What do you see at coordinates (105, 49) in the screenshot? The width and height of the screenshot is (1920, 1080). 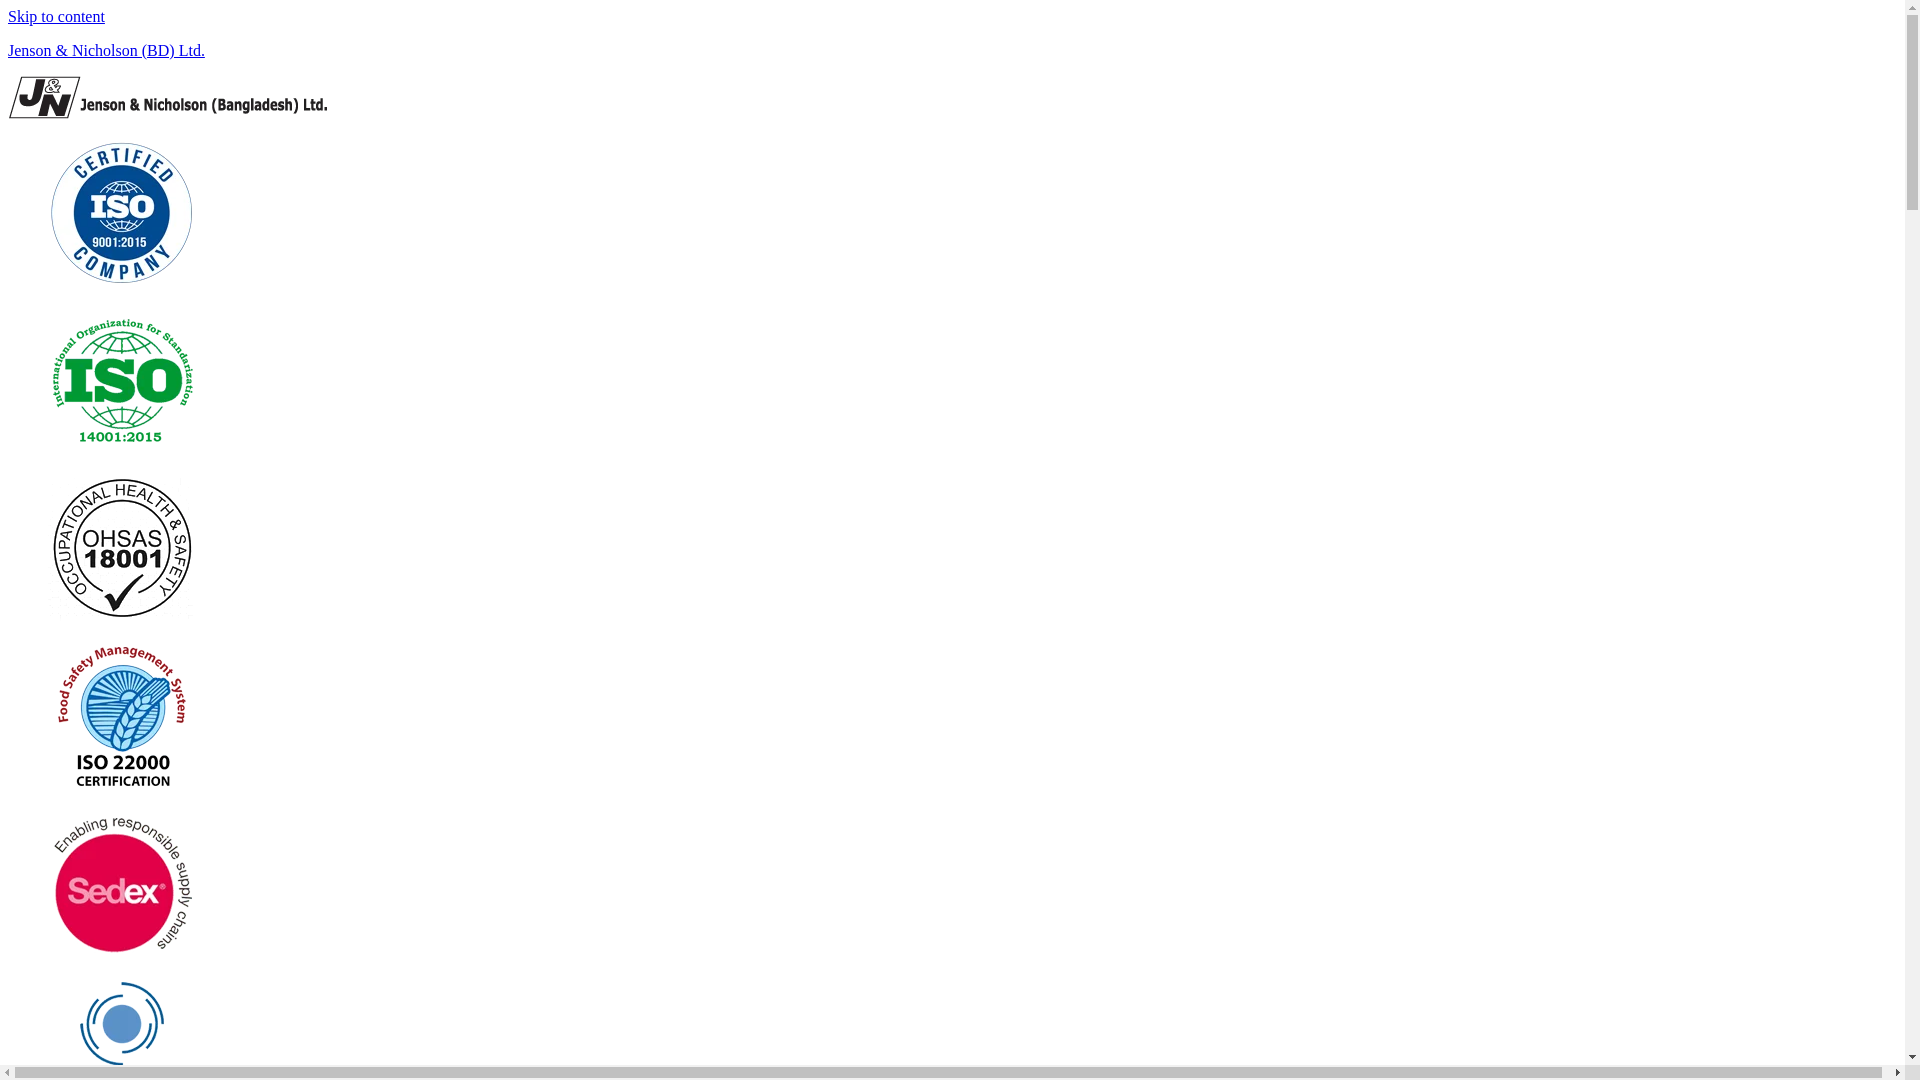 I see `'Jenson & Nicholson (BD) Ltd.'` at bounding box center [105, 49].